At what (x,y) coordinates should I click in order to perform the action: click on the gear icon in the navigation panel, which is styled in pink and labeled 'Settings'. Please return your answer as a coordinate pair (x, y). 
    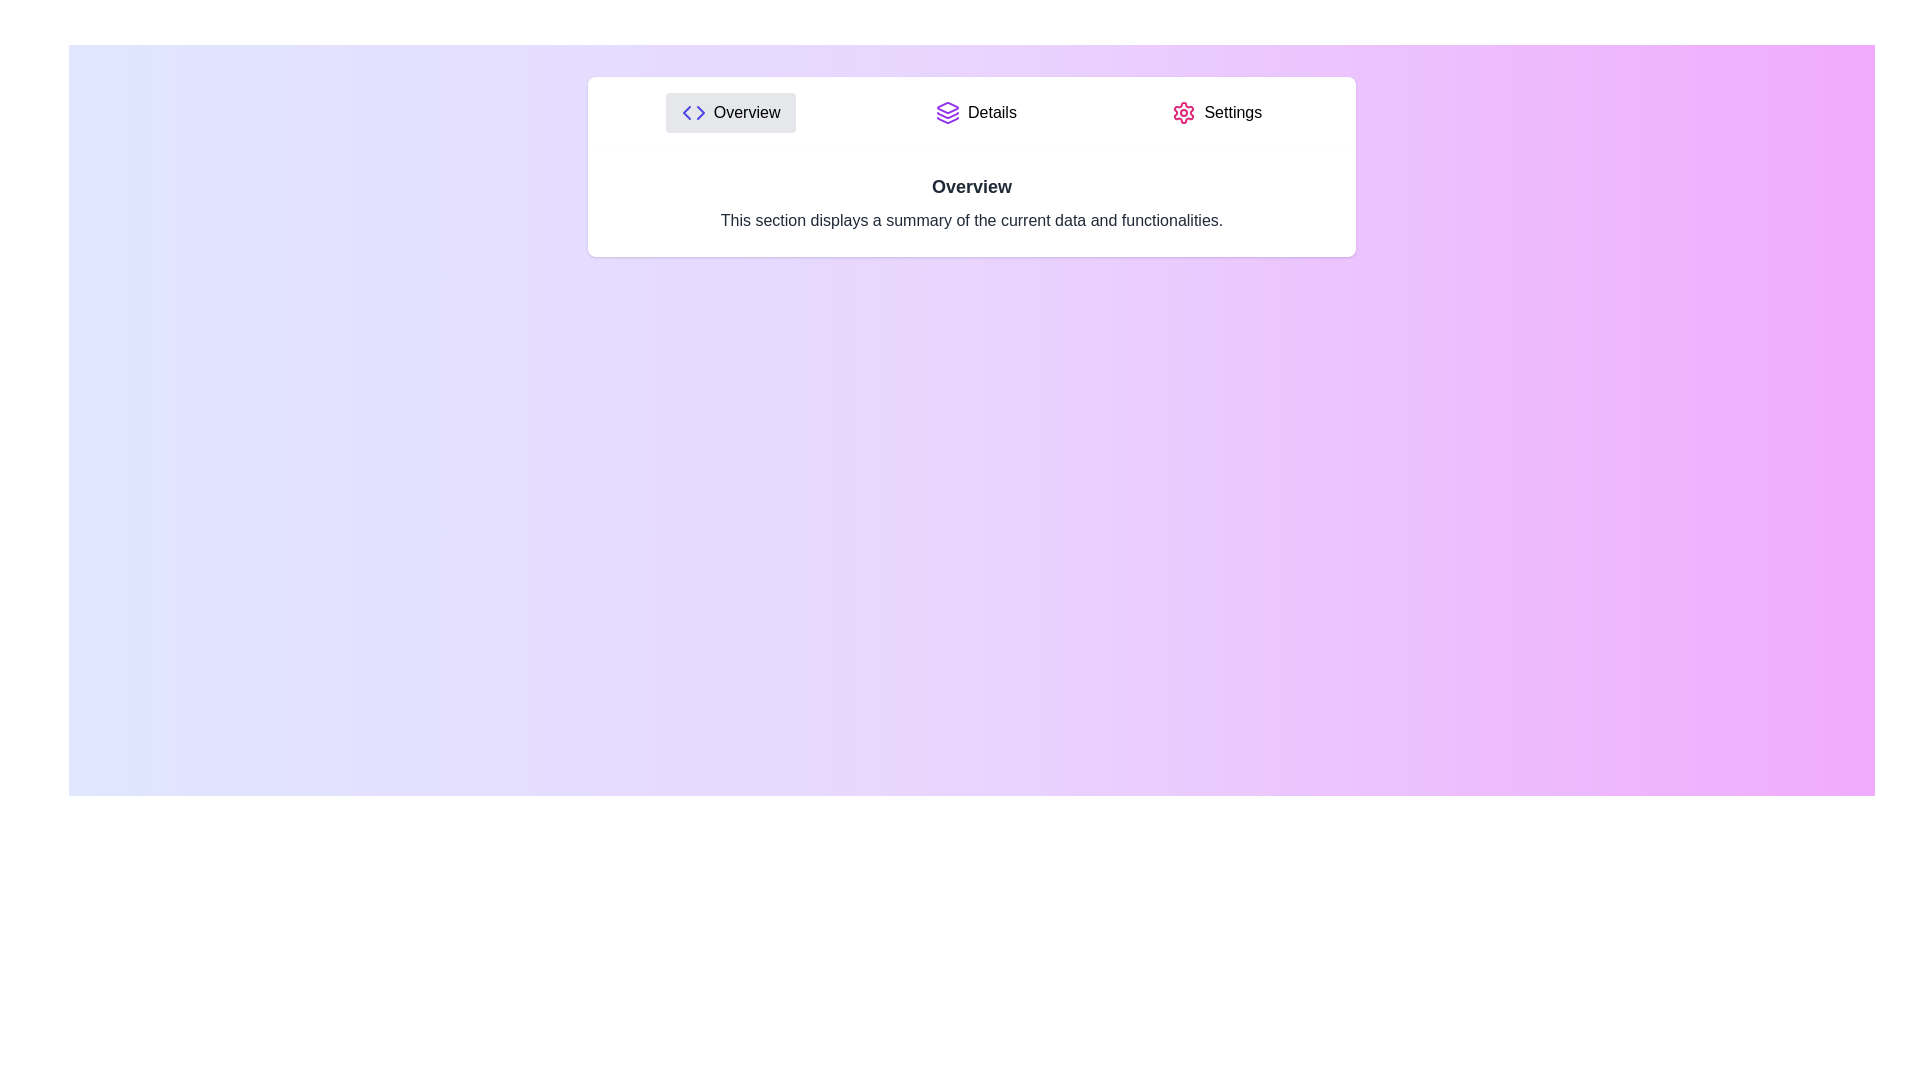
    Looking at the image, I should click on (1184, 112).